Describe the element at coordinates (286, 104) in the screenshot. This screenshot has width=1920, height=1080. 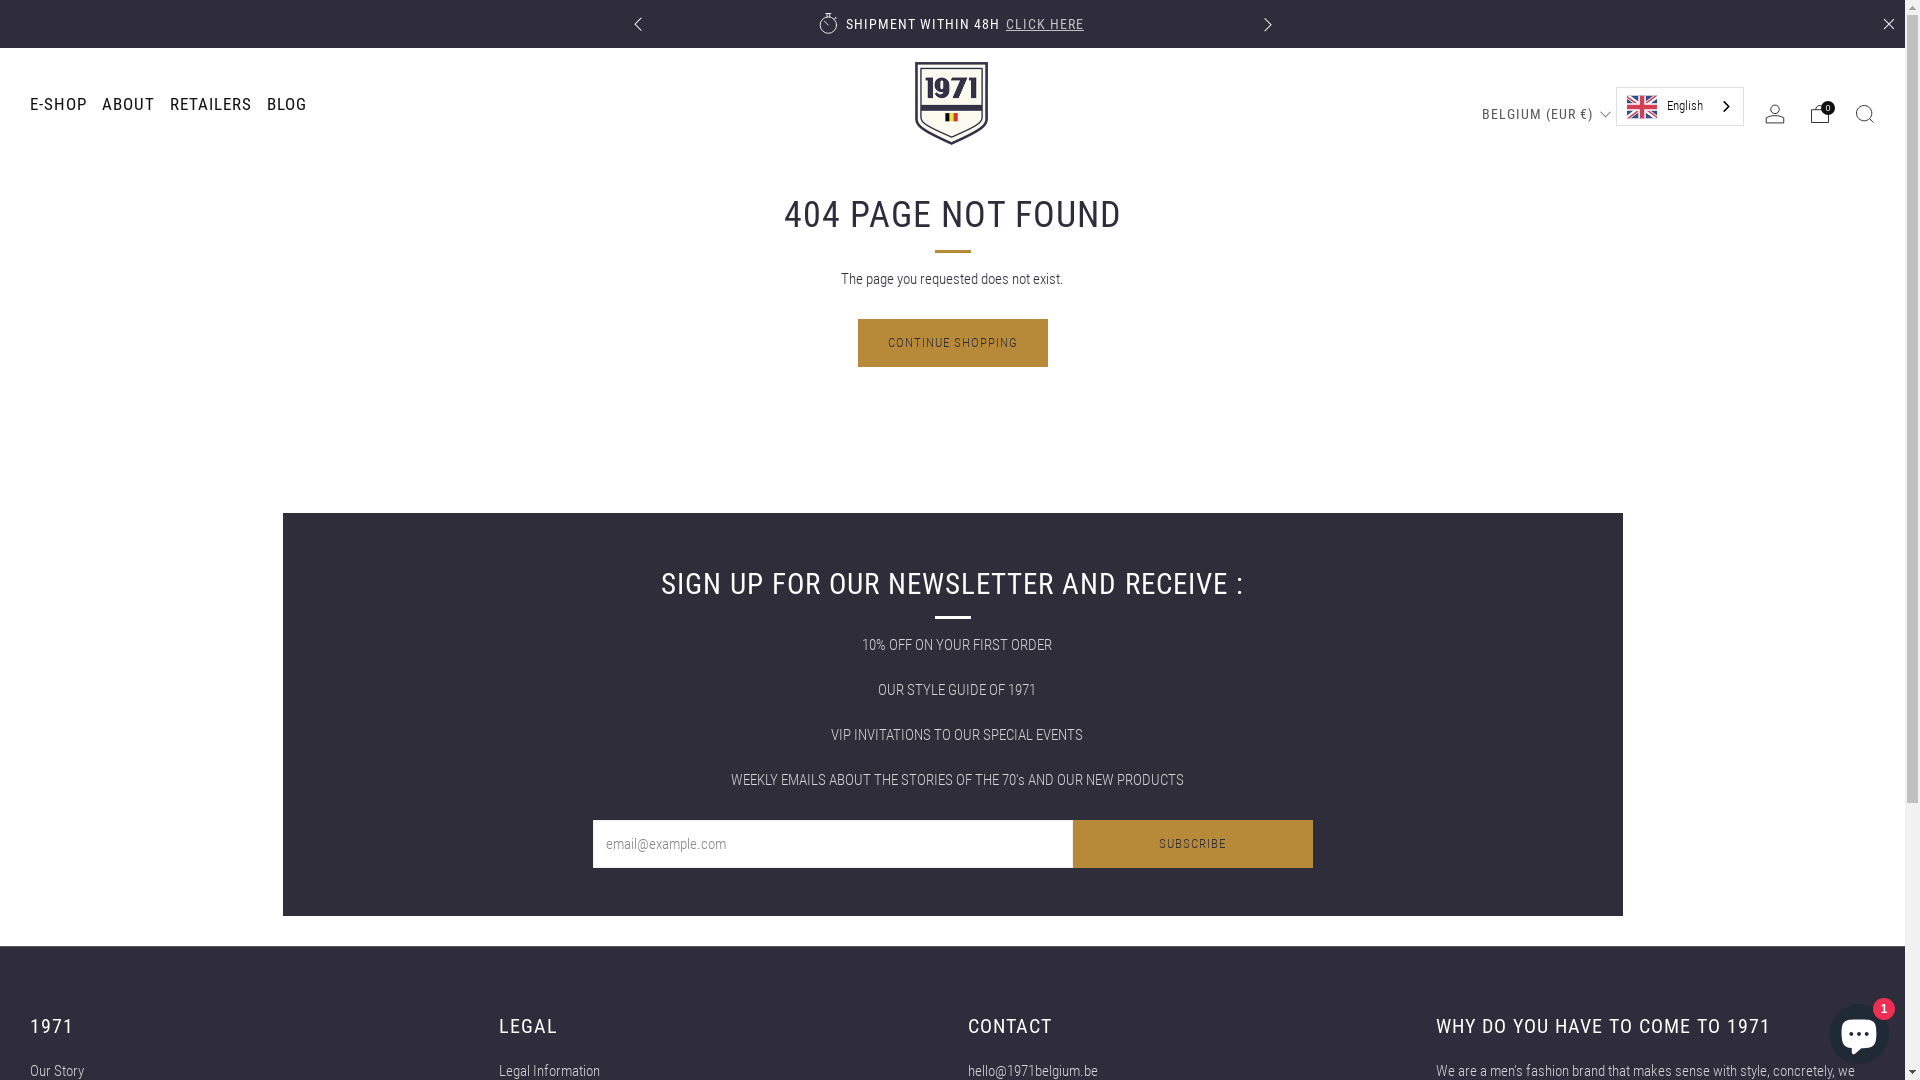
I see `'BLOG'` at that location.